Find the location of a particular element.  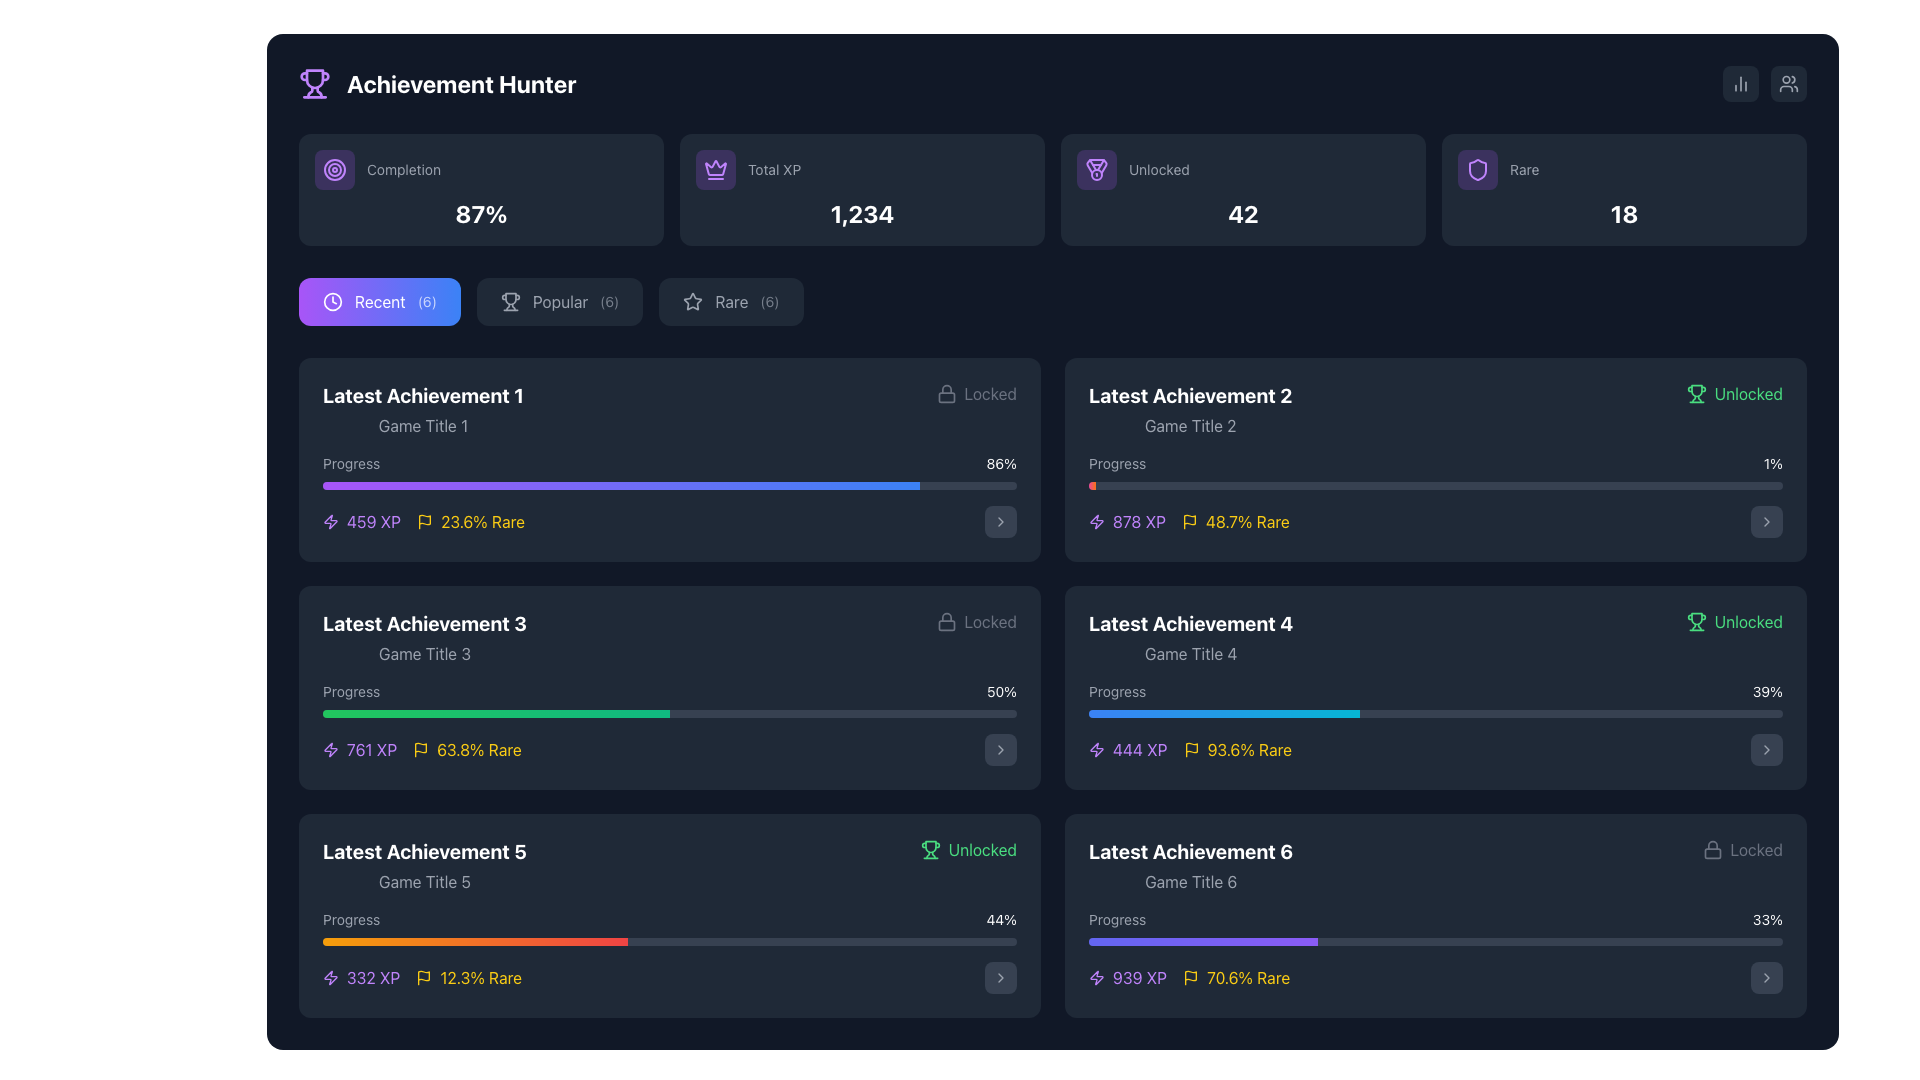

the text-label element that describes the latest achievement titled 'Latest Achievement 4' and its associated game 'Game Title 4' is located at coordinates (1191, 637).